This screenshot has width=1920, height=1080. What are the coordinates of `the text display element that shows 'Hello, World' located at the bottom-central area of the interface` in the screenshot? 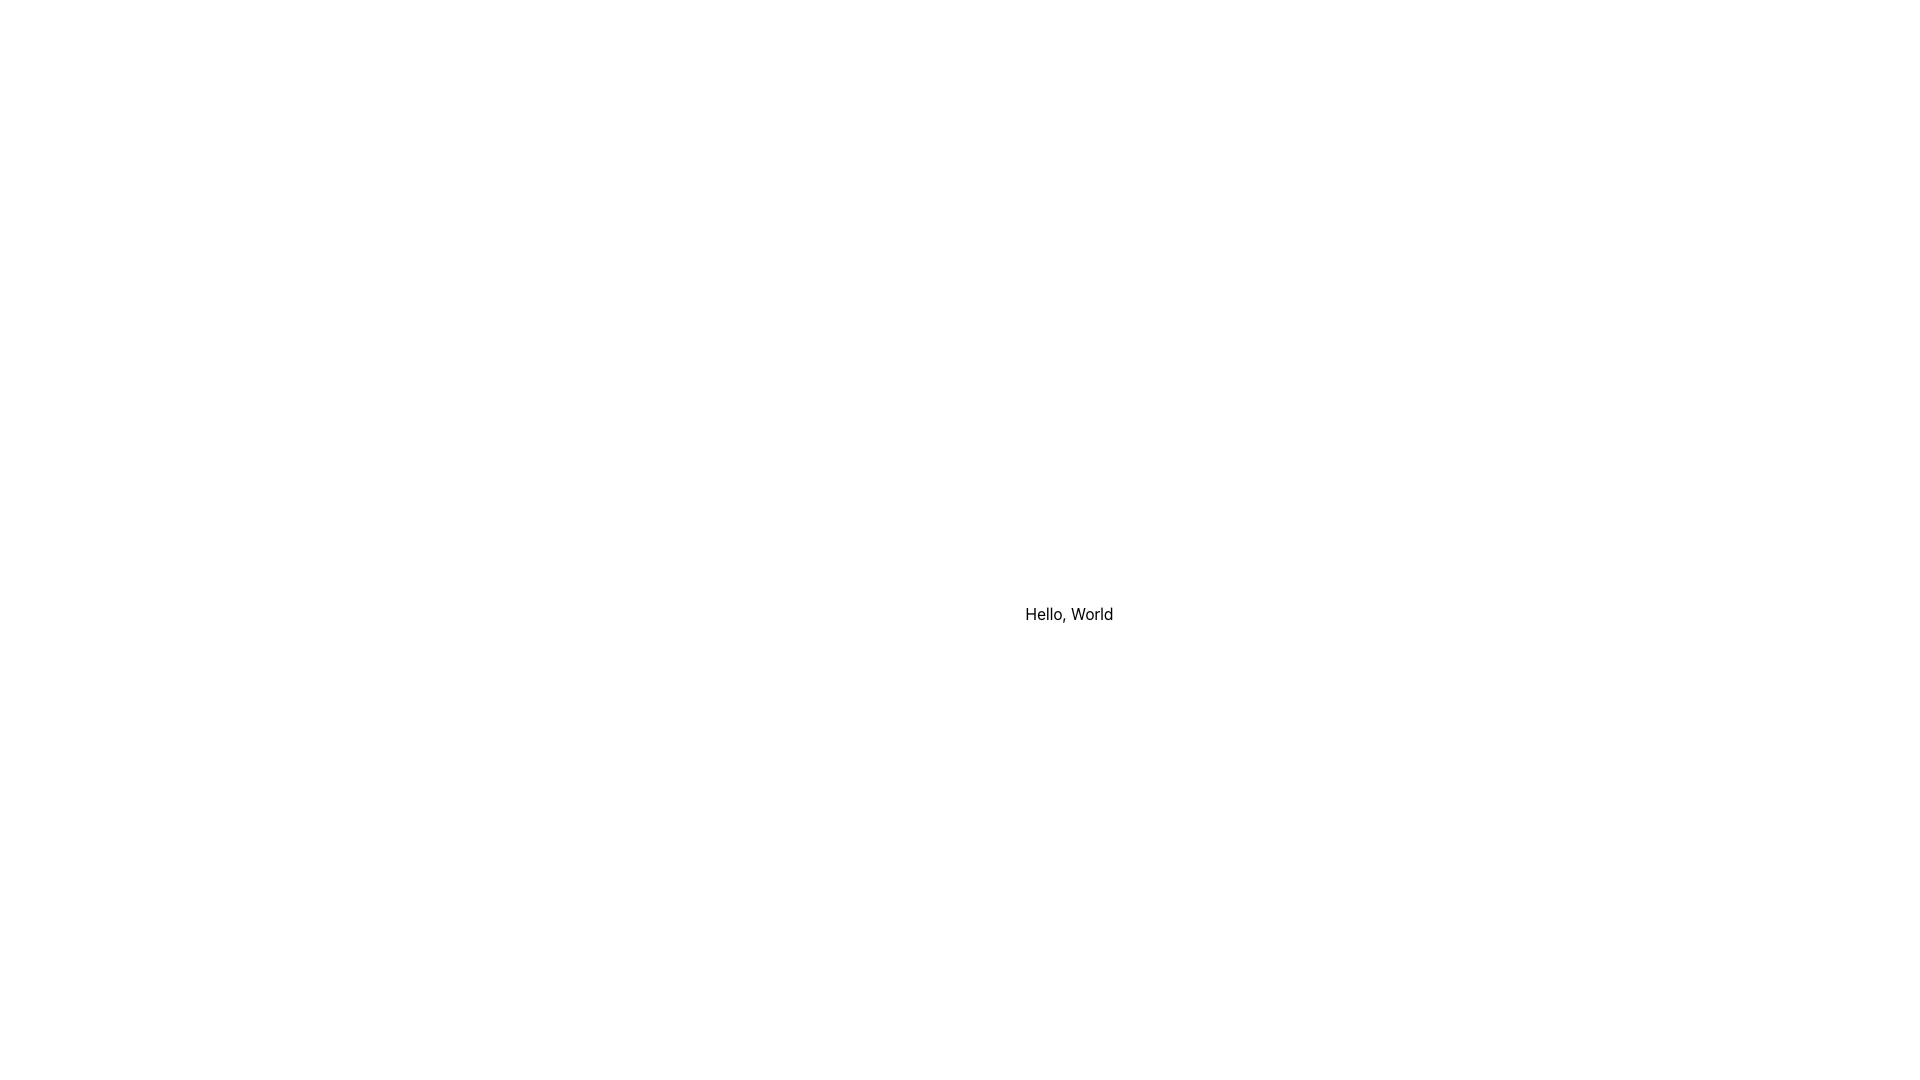 It's located at (1068, 612).